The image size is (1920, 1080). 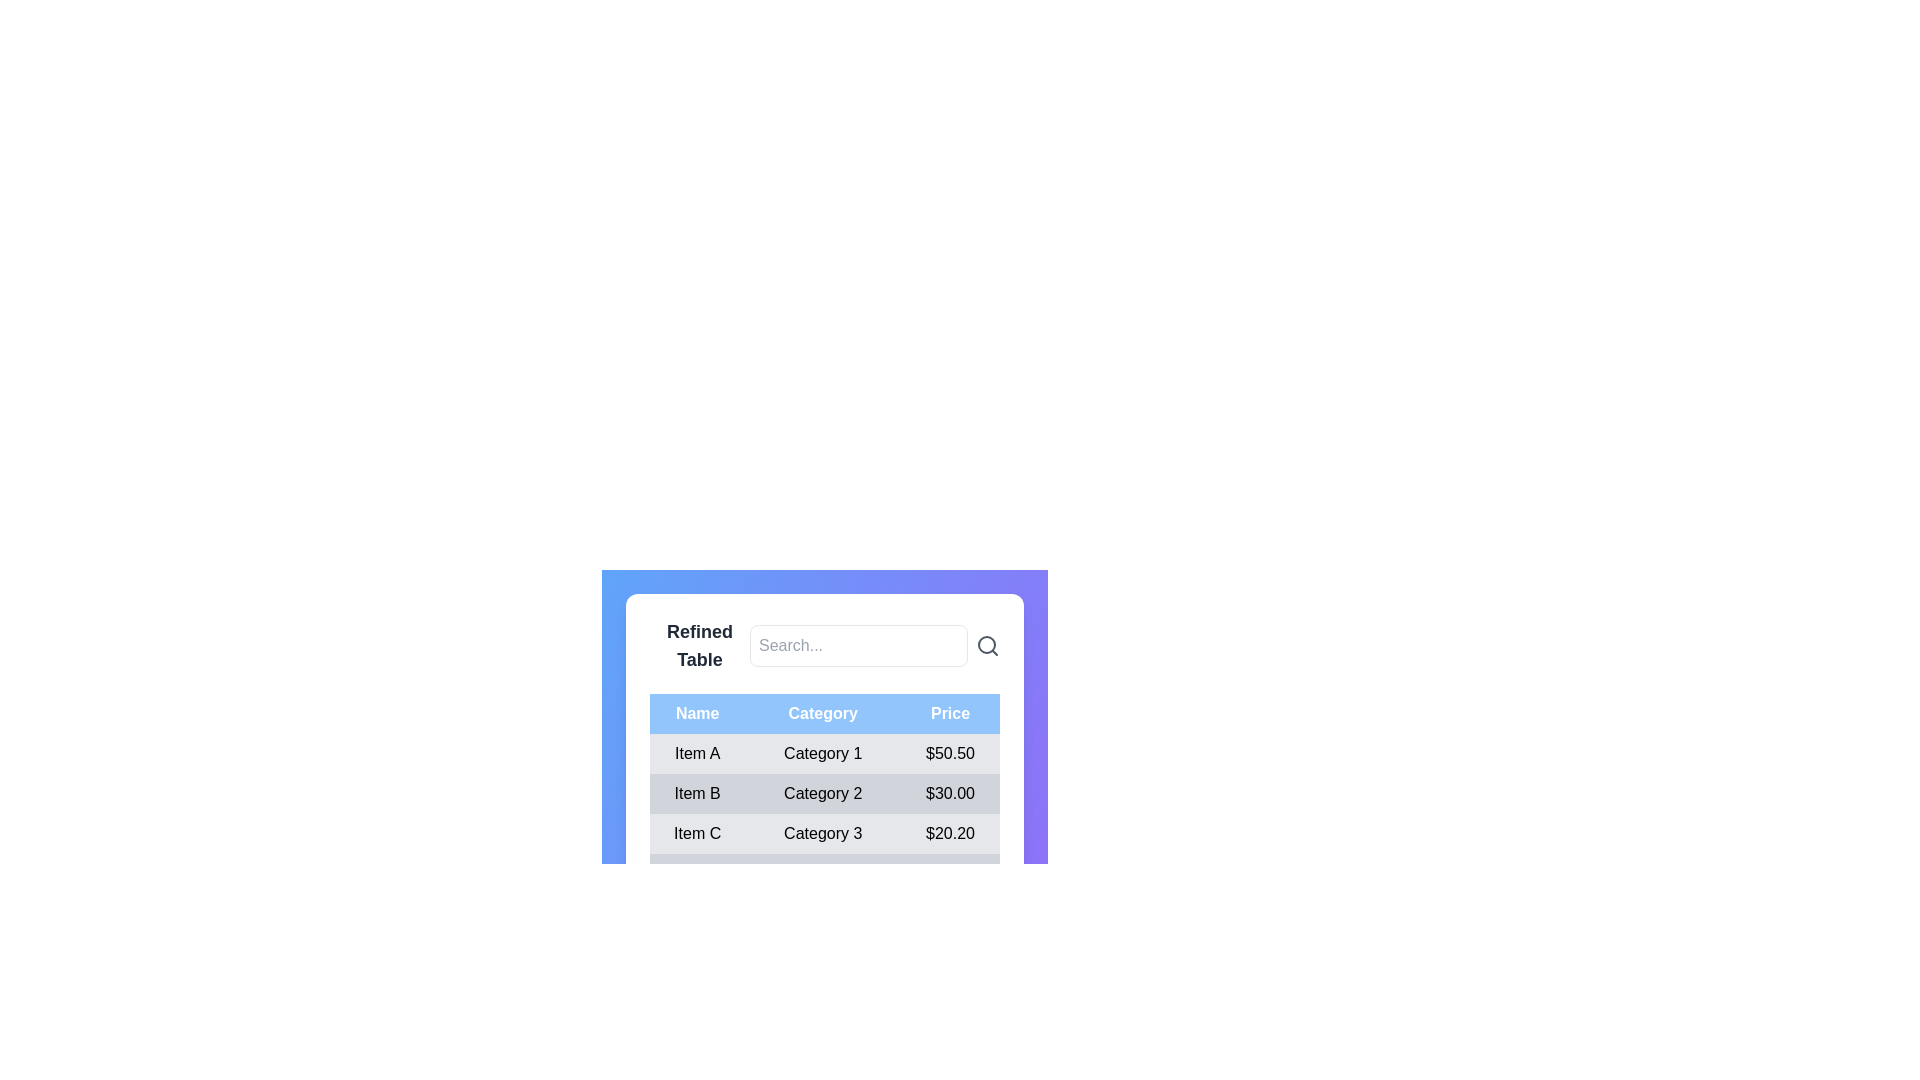 I want to click on the text field that represents the category associated with 'Item A' in the first row of the table under the 'Category' column, so click(x=823, y=753).